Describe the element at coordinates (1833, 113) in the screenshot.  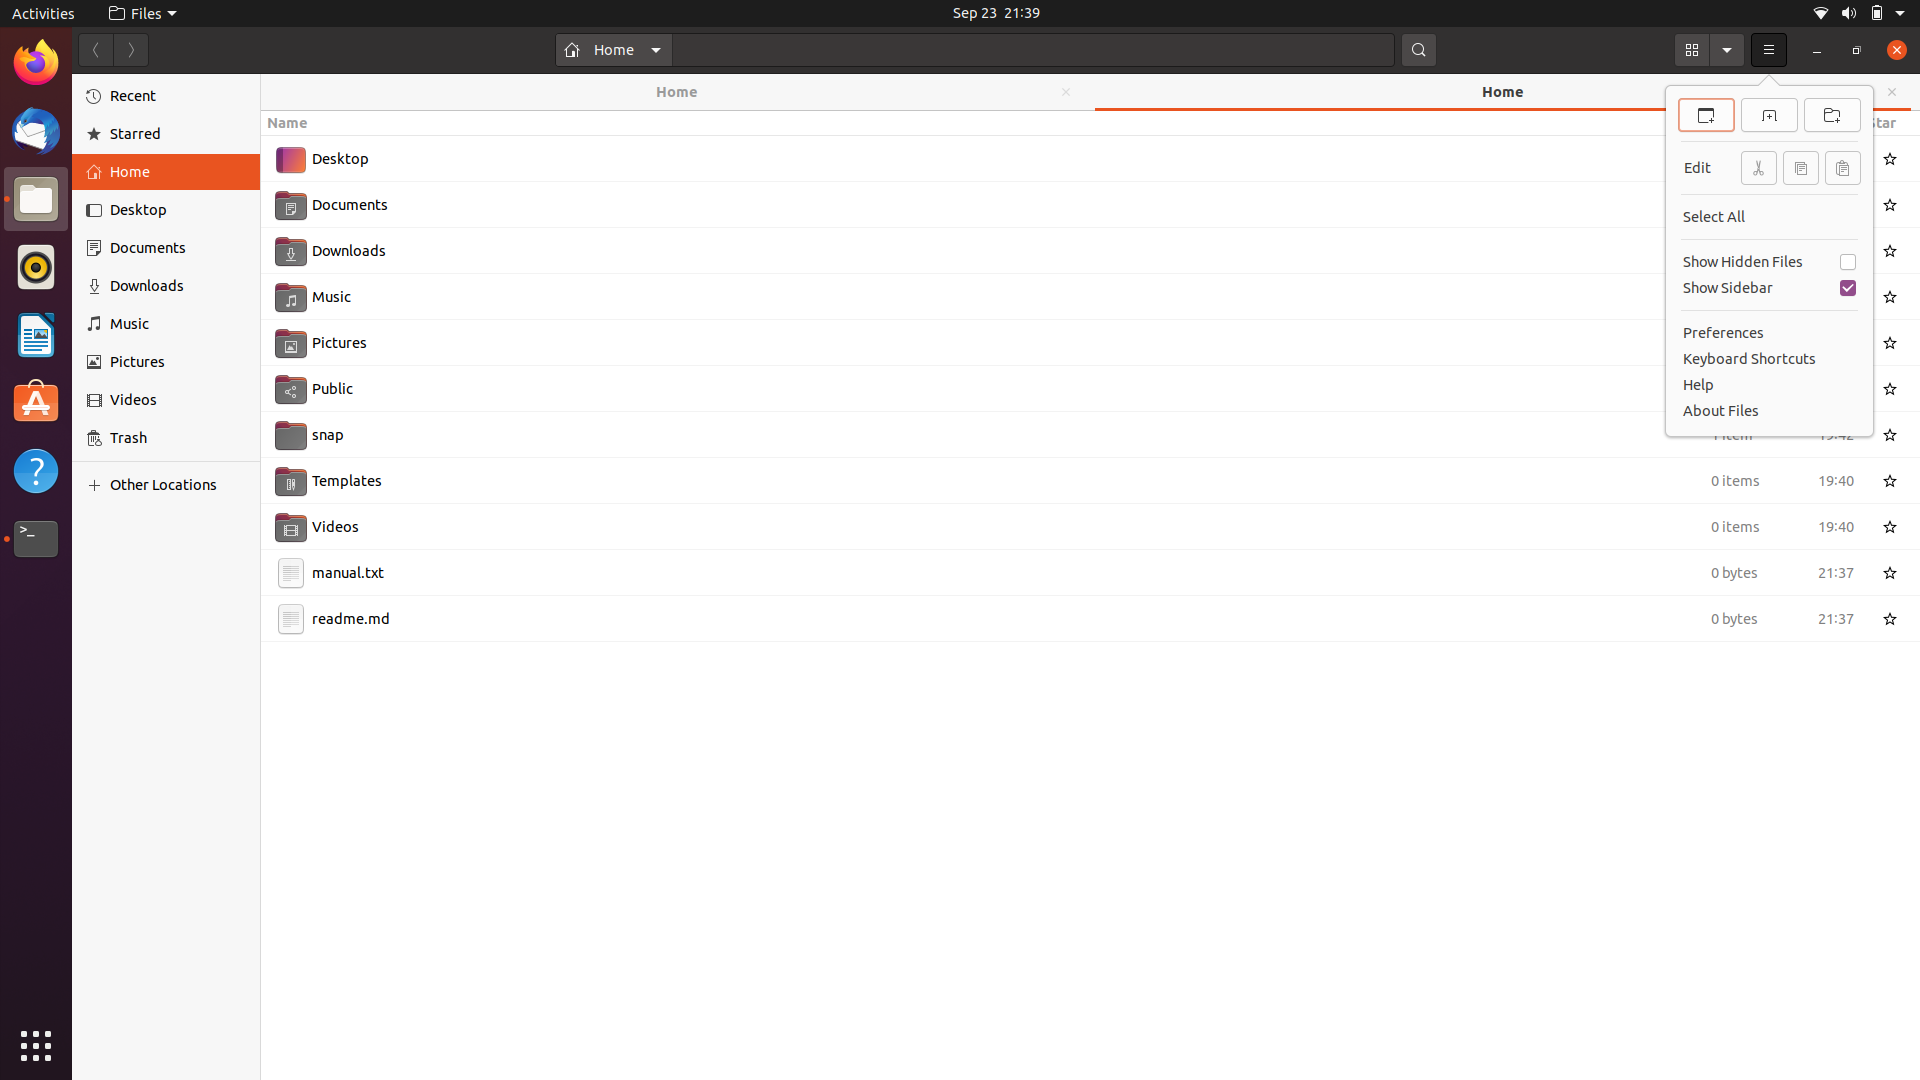
I see `the creation of a new directory with specific keyboard shortcuts` at that location.